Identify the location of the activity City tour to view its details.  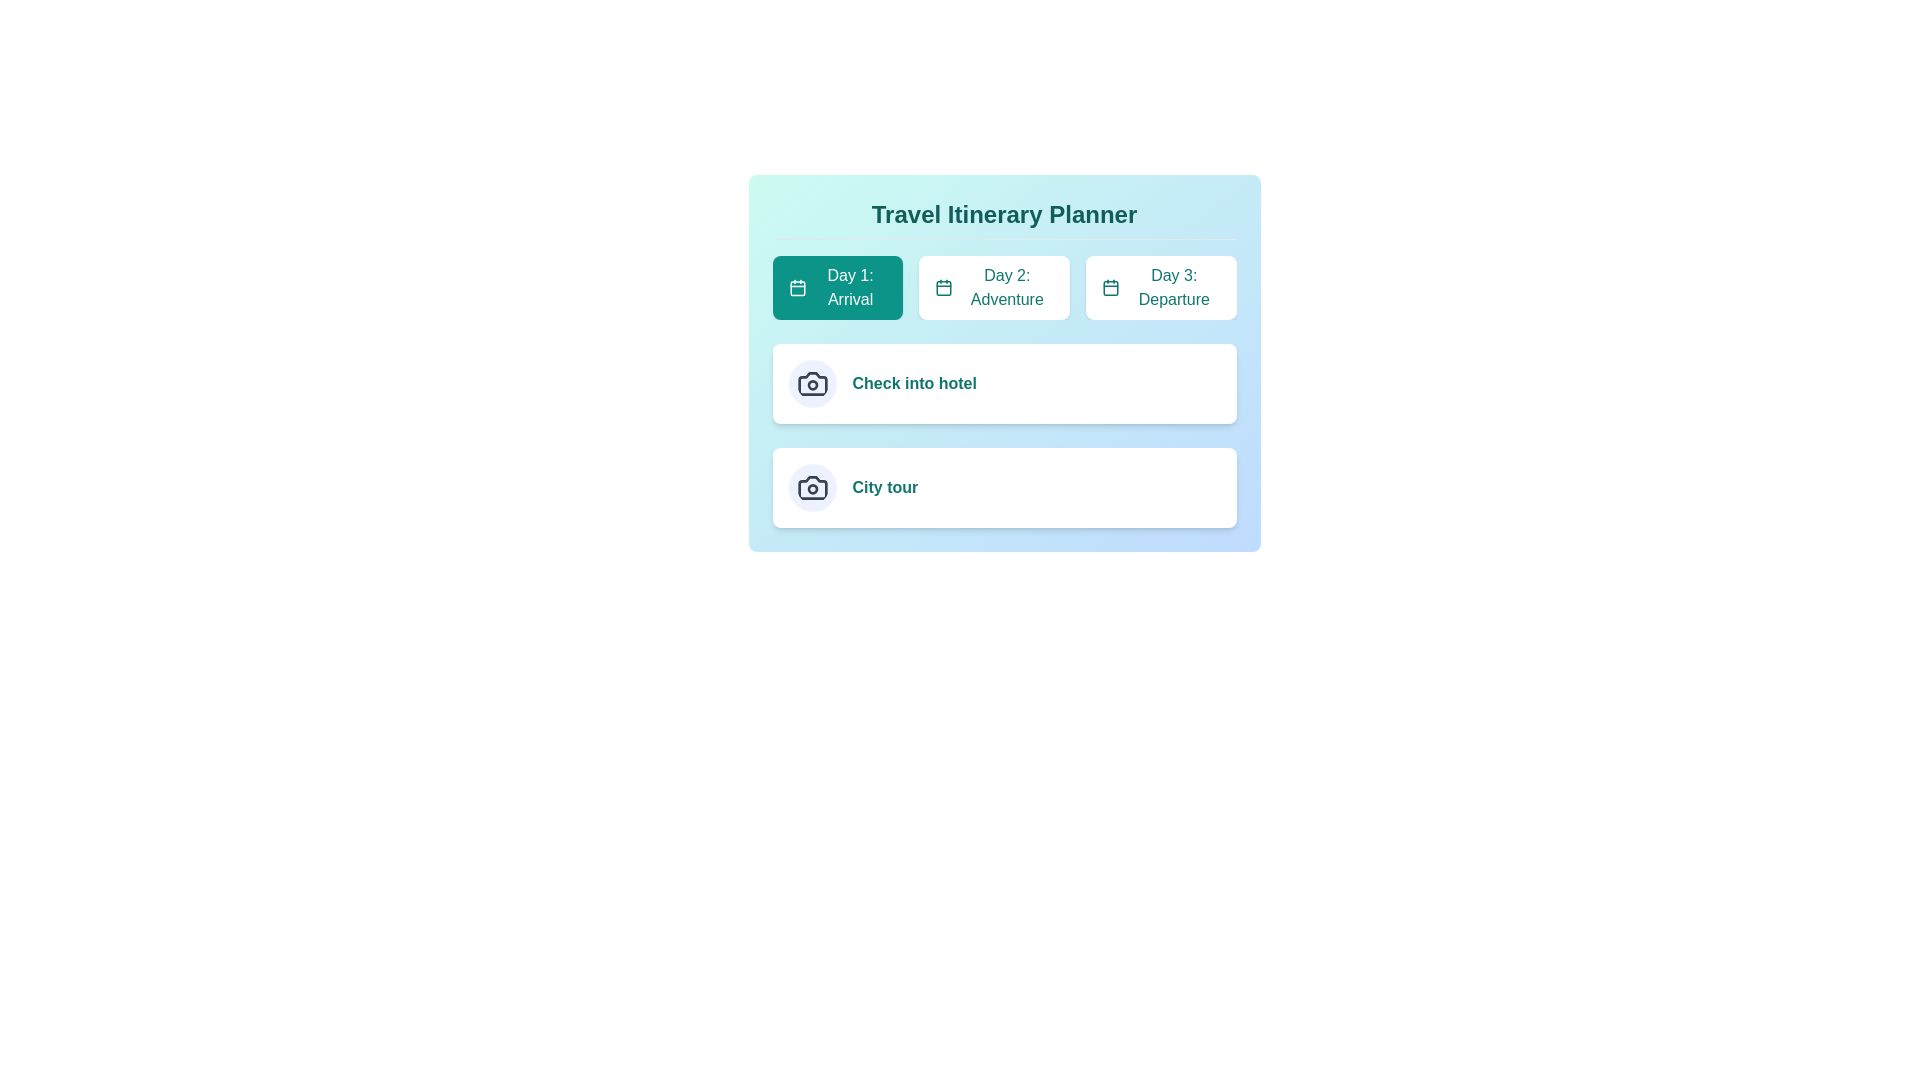
(812, 488).